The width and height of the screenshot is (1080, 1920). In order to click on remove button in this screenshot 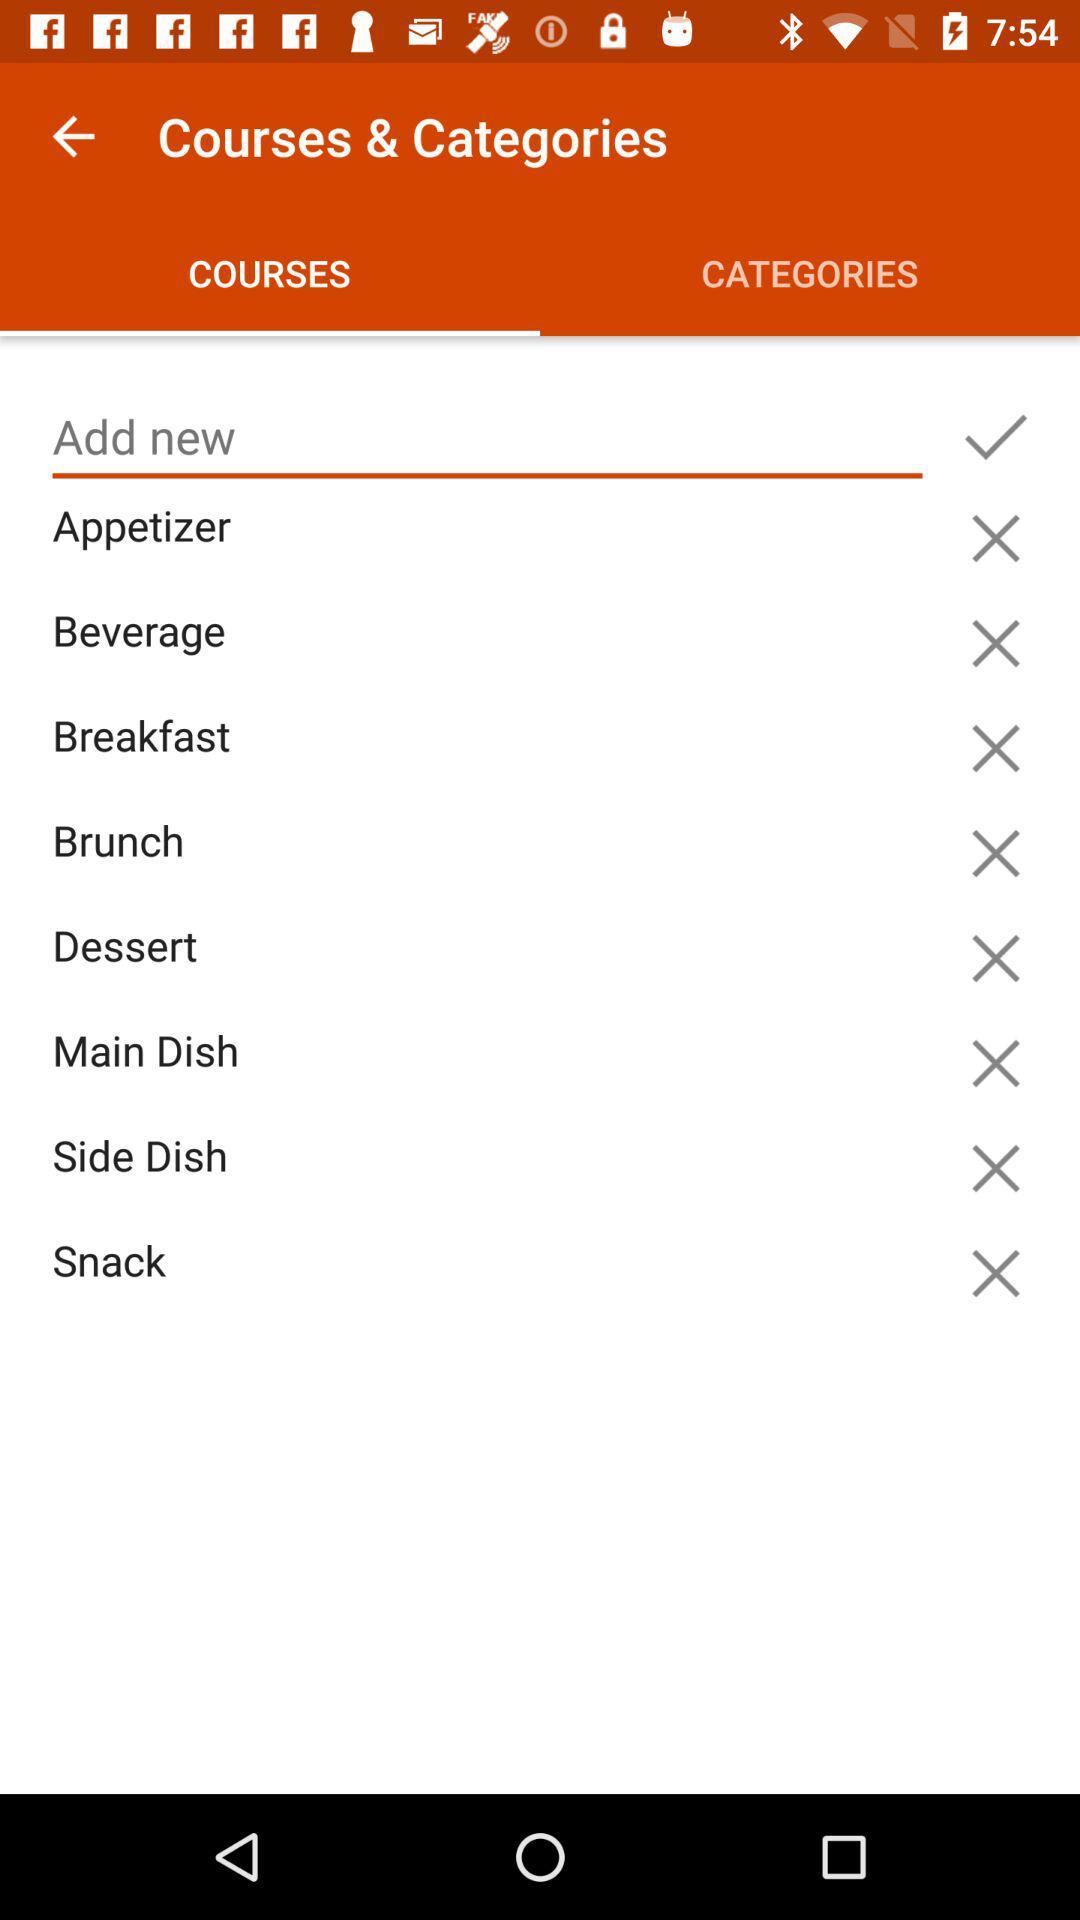, I will do `click(995, 957)`.